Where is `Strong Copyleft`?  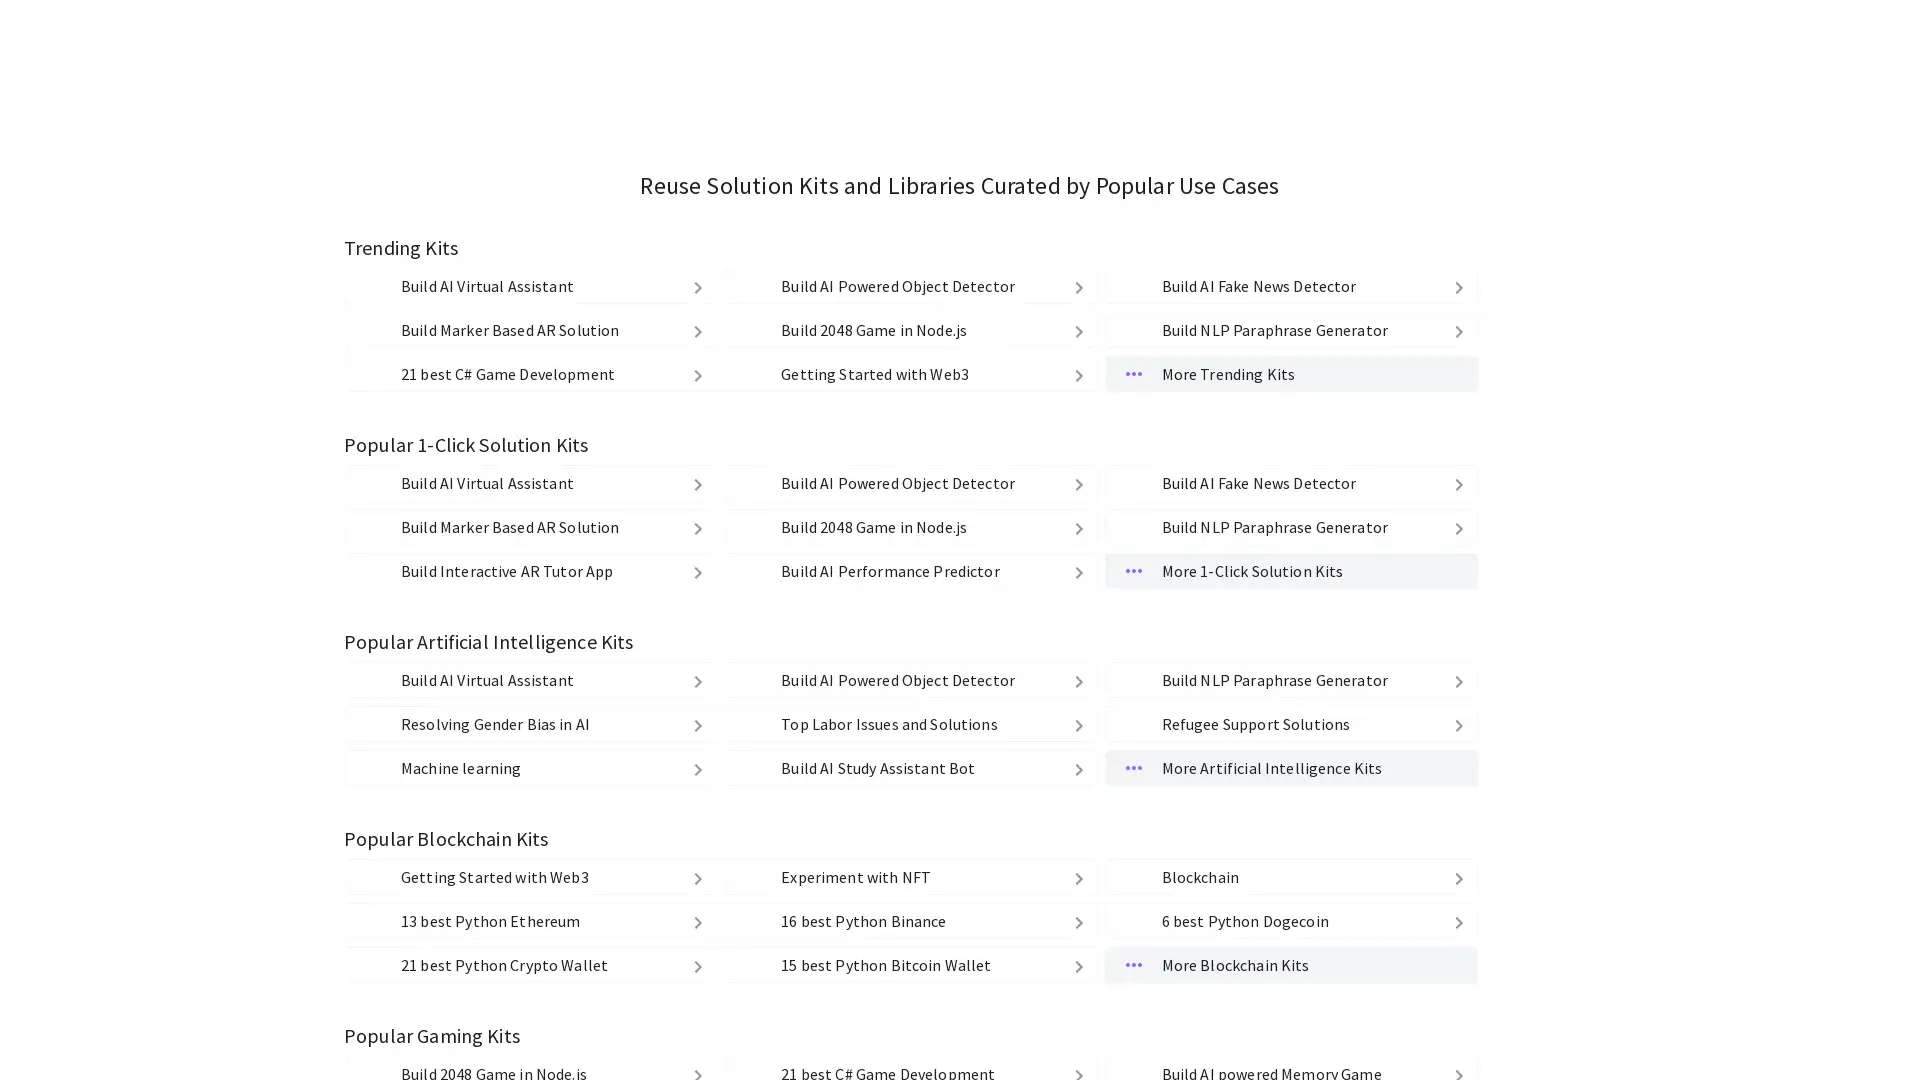 Strong Copyleft is located at coordinates (653, 589).